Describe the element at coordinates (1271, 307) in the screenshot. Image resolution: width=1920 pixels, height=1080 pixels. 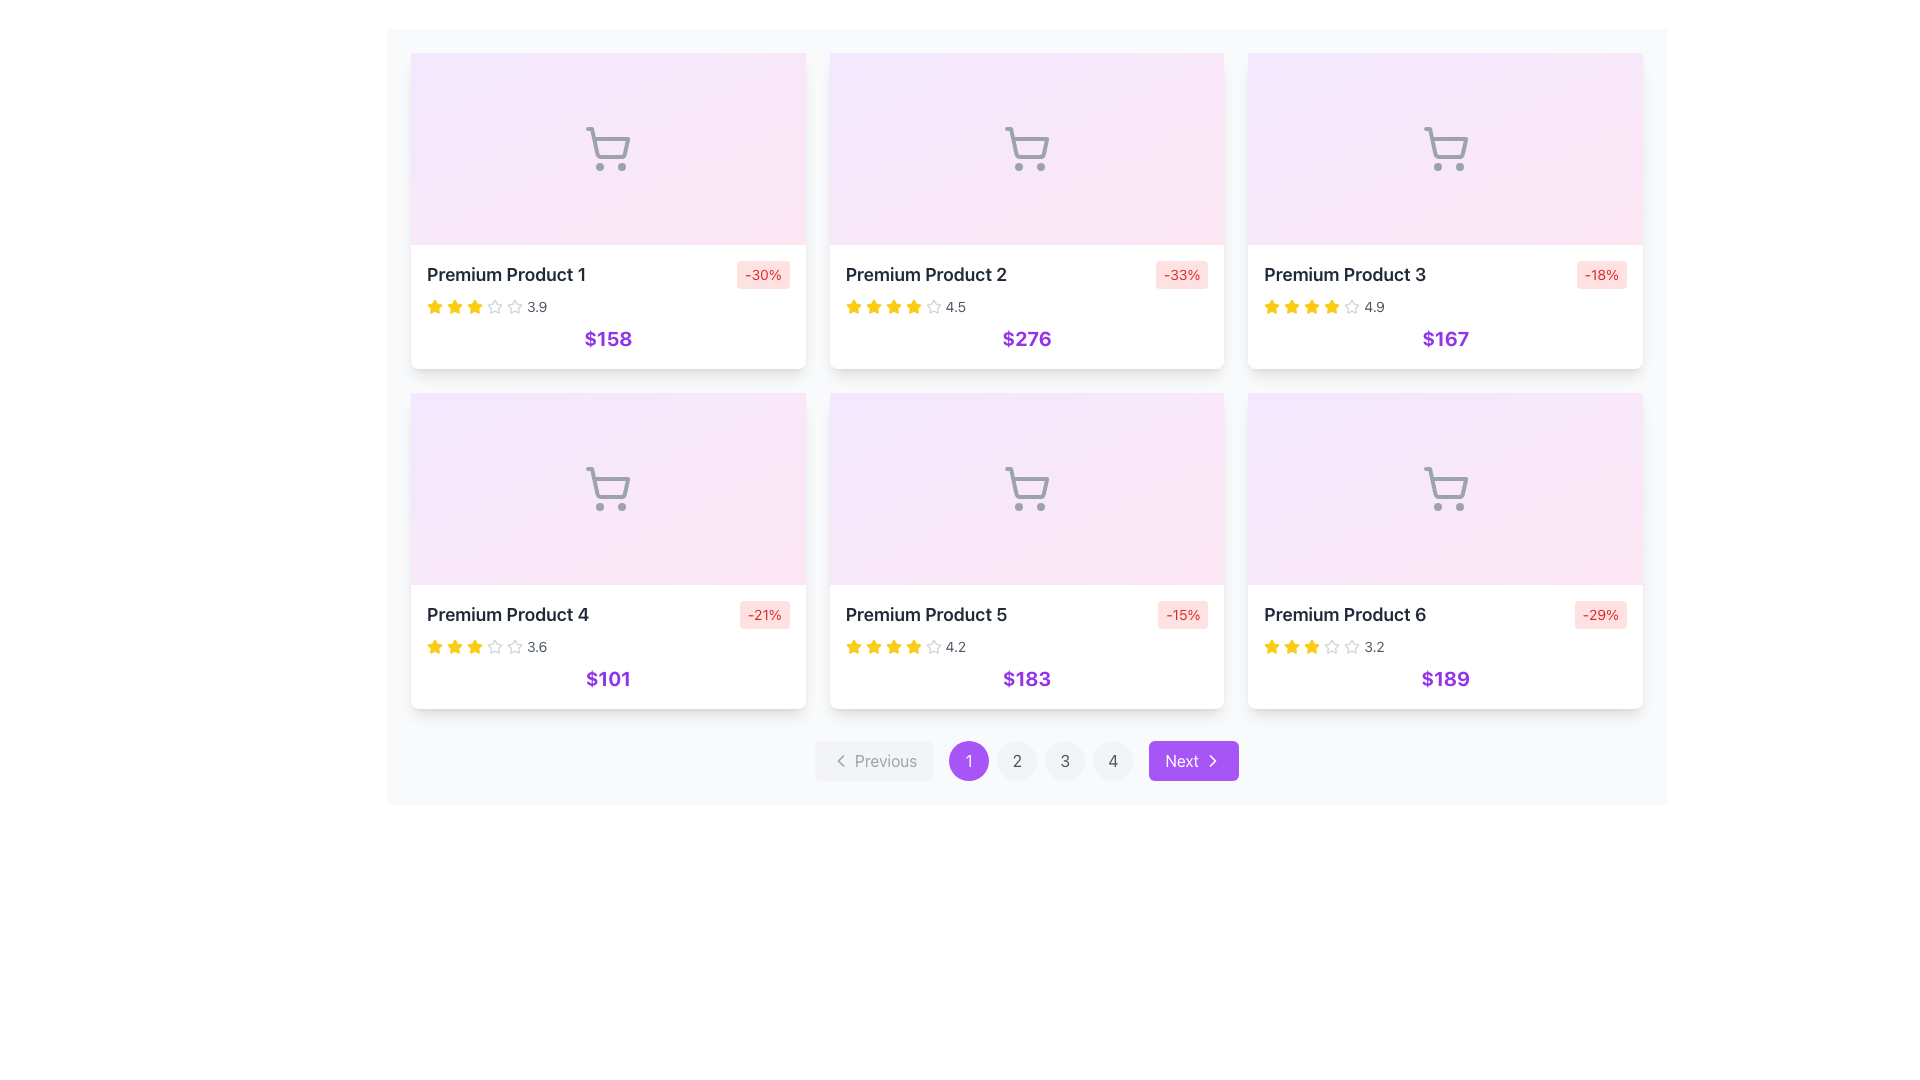
I see `the first yellow star icon in the rating system associated with 'Premium Product 3' card, located to the left of the text '4.9'` at that location.